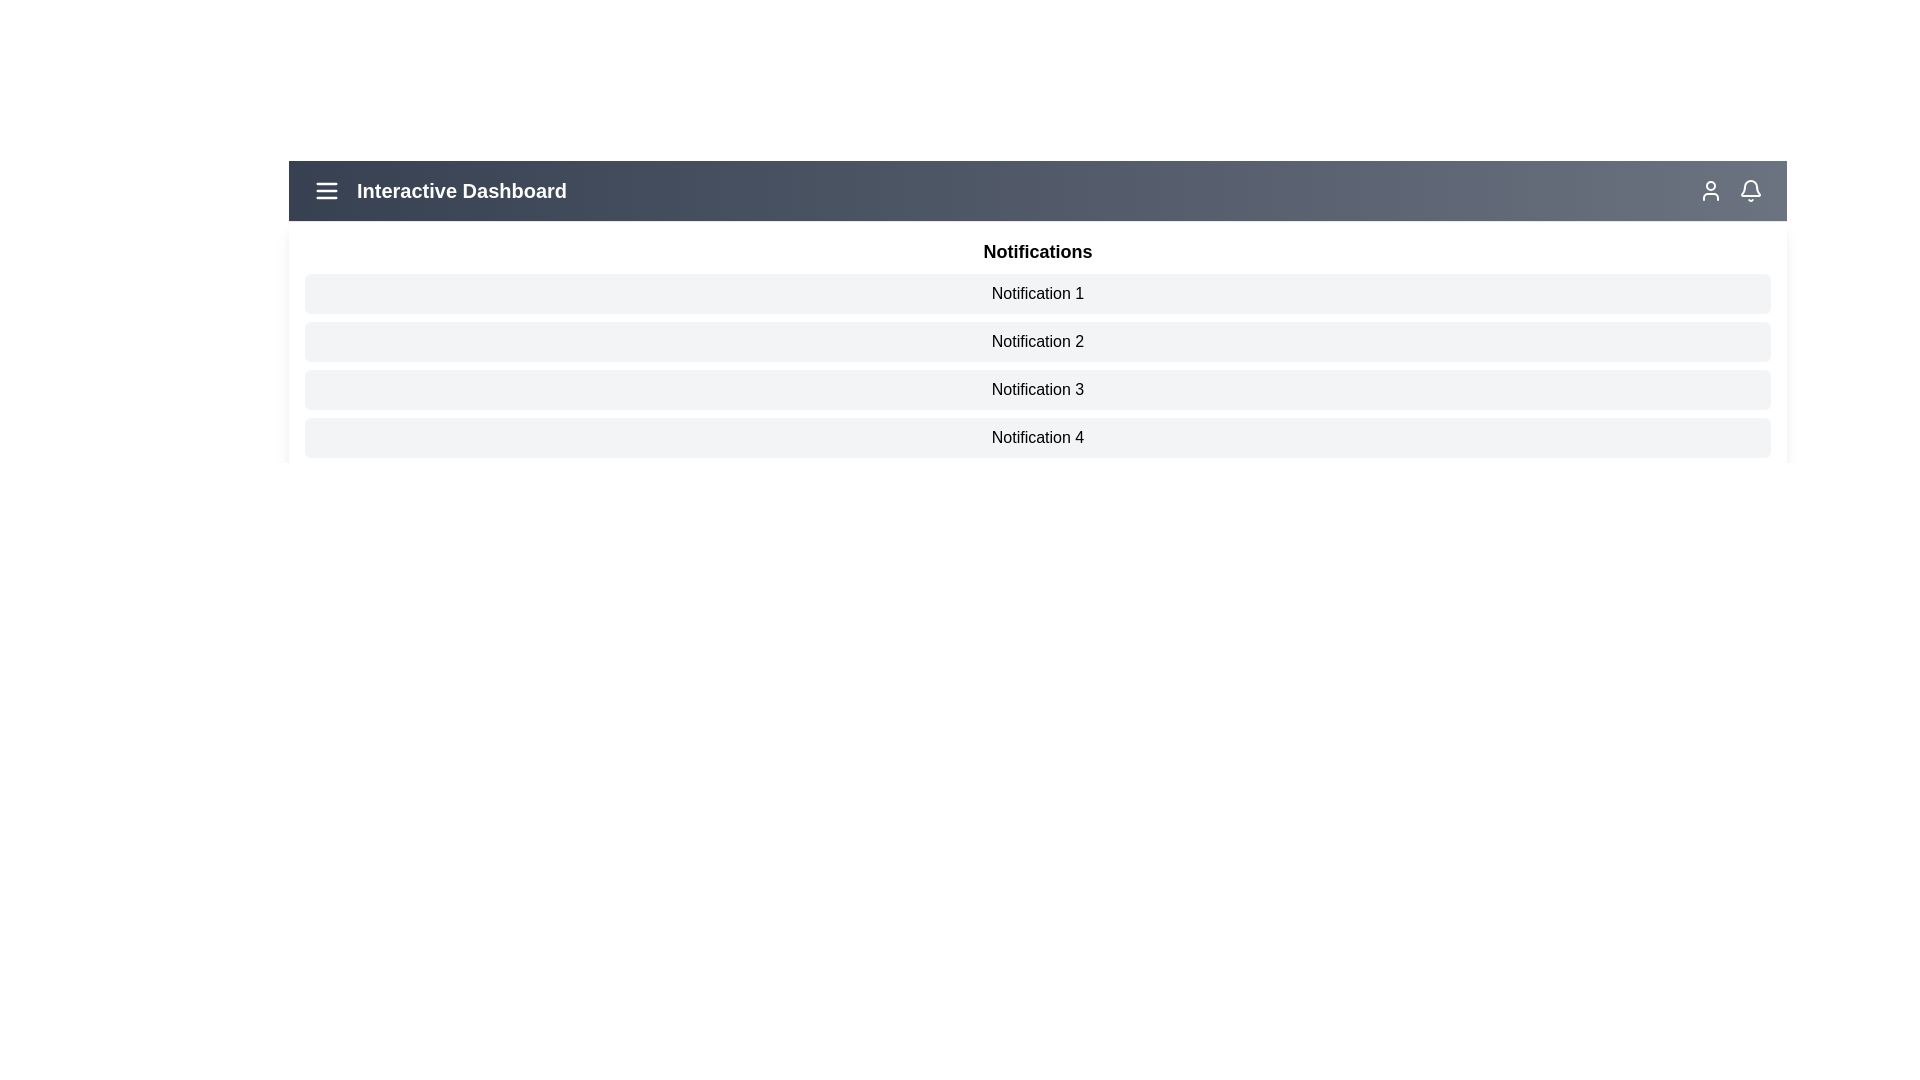 This screenshot has width=1920, height=1080. What do you see at coordinates (1750, 191) in the screenshot?
I see `the bell icon in the app bar to toggle the notifications panel` at bounding box center [1750, 191].